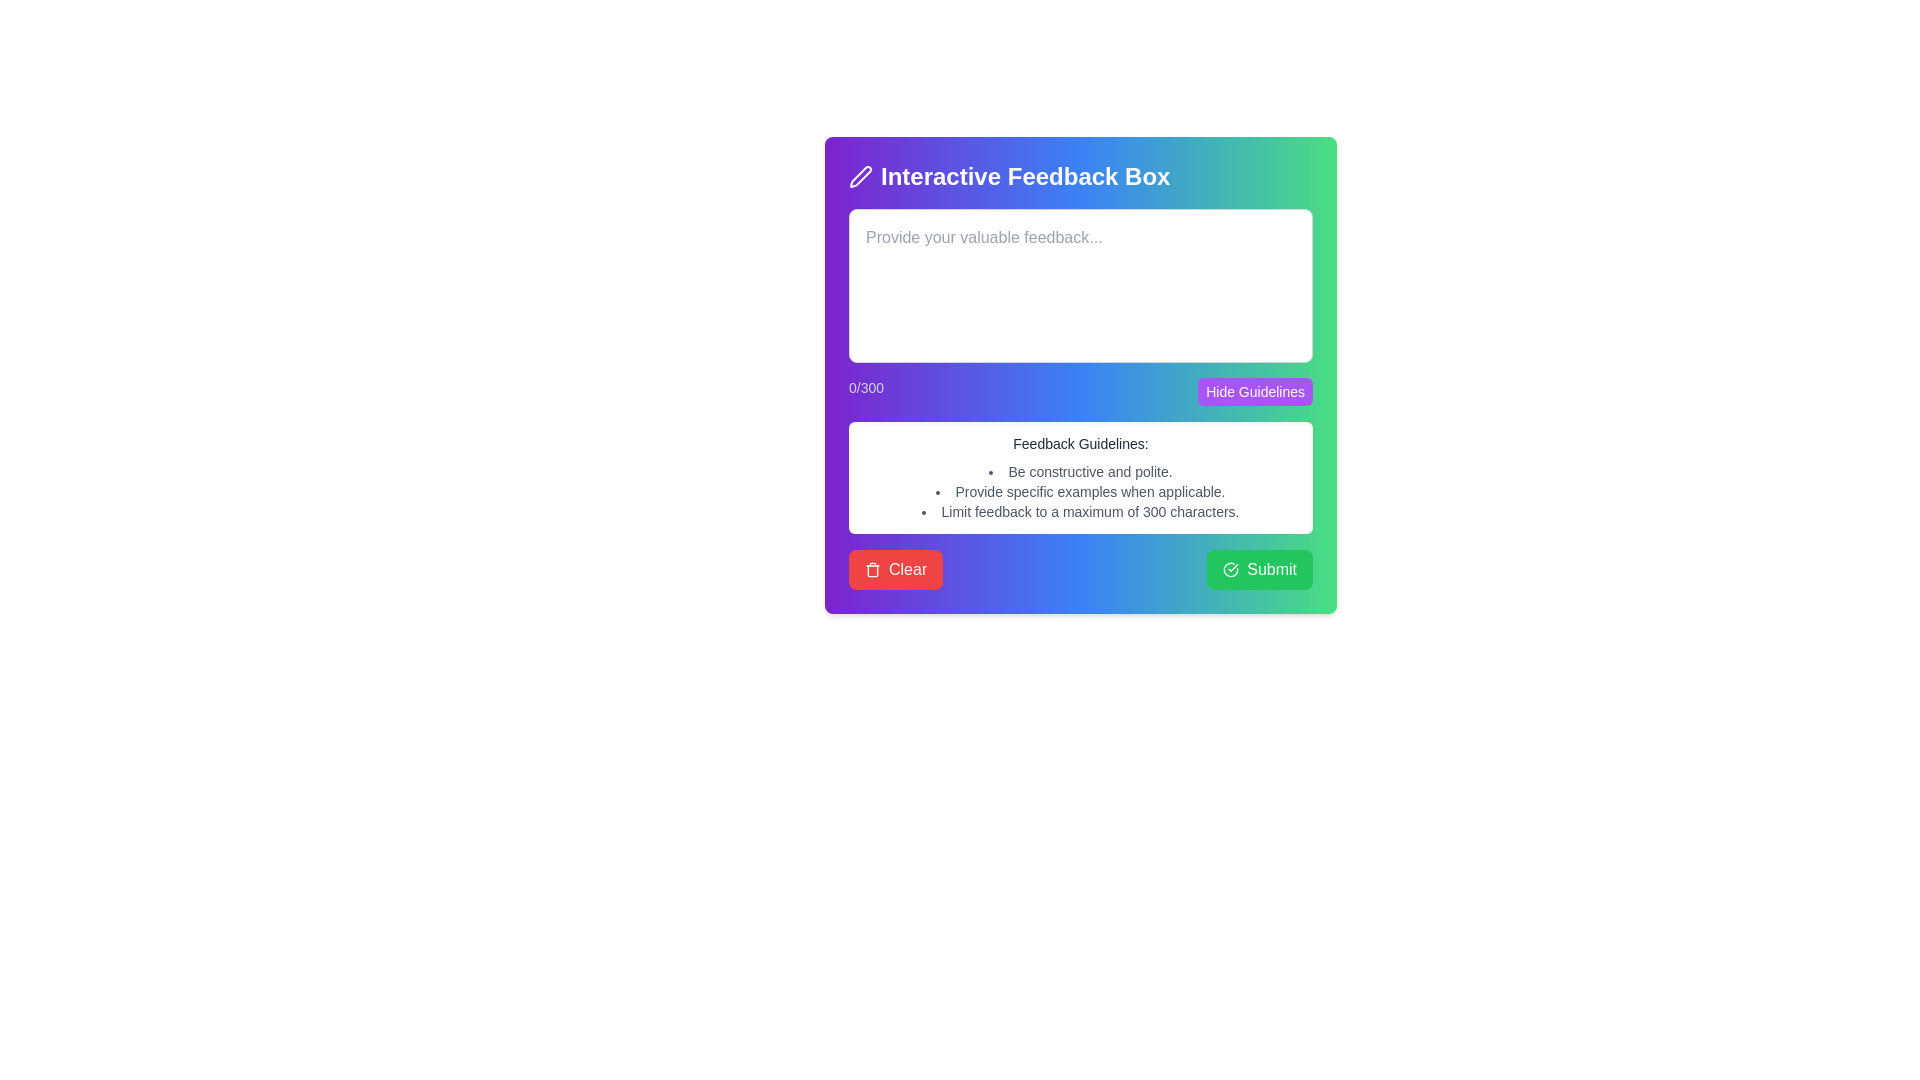  Describe the element at coordinates (1079, 511) in the screenshot. I see `the third bullet point in the 'Feedback Guidelines' section that informs users about the character limit for their input` at that location.